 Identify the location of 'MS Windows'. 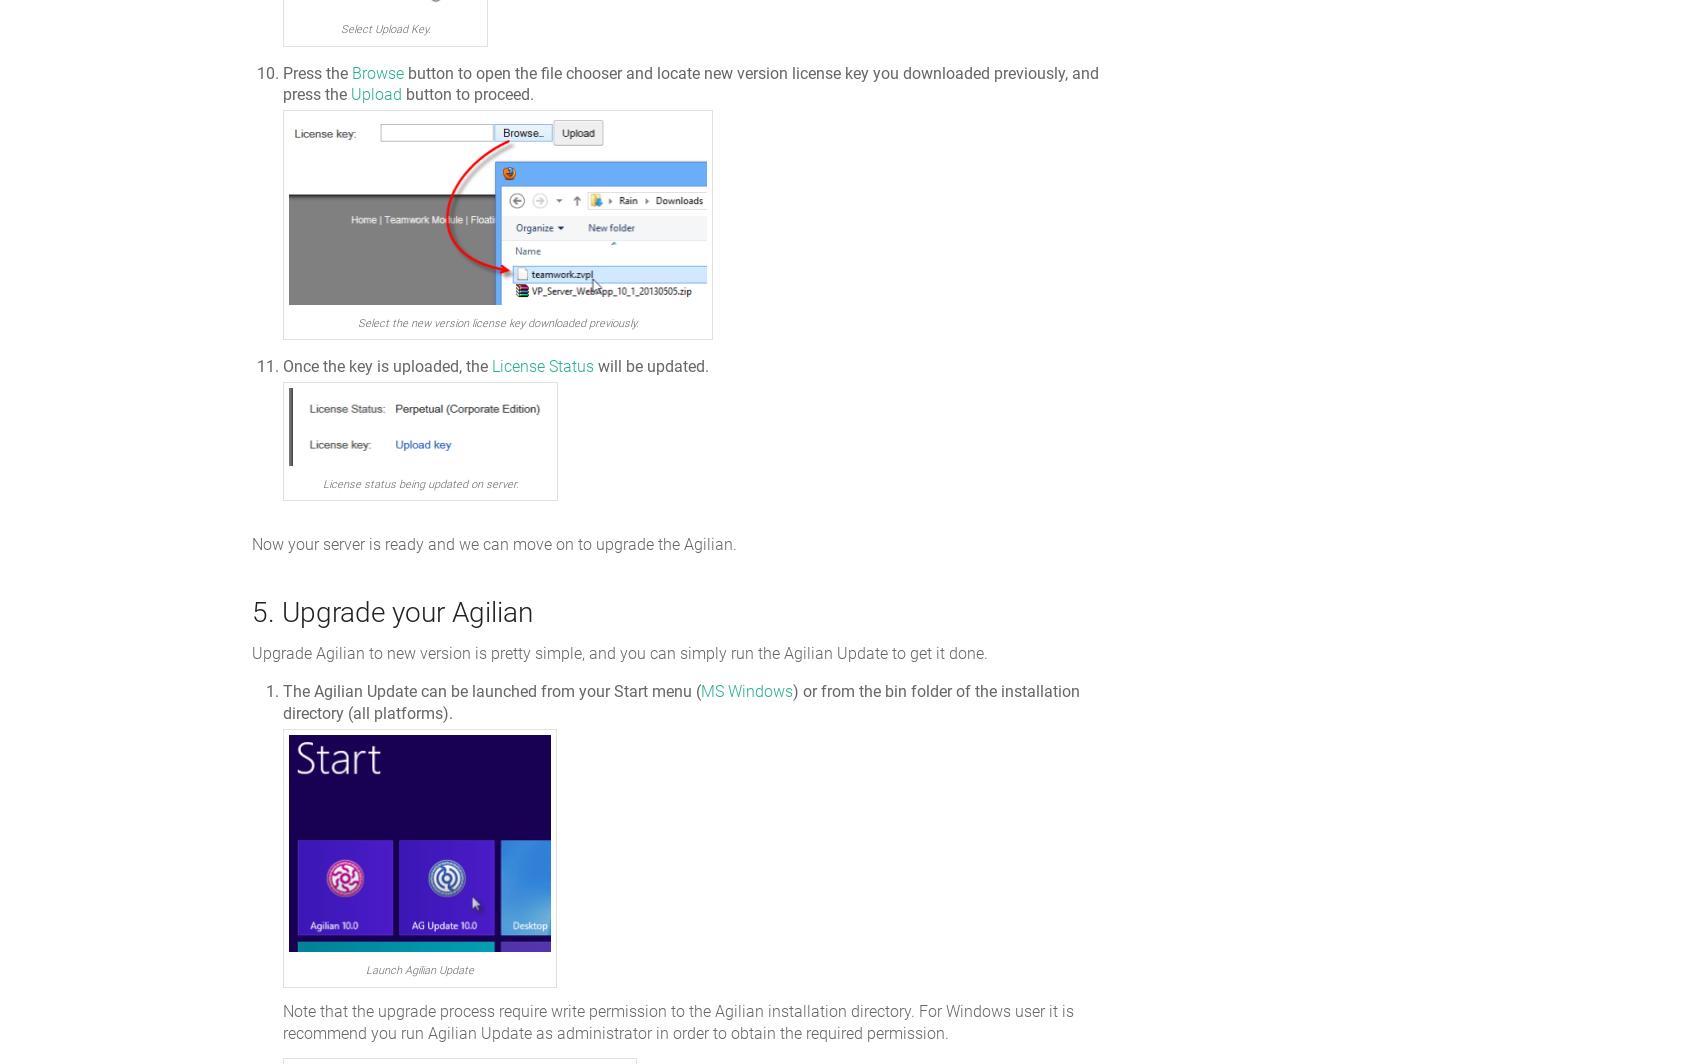
(747, 691).